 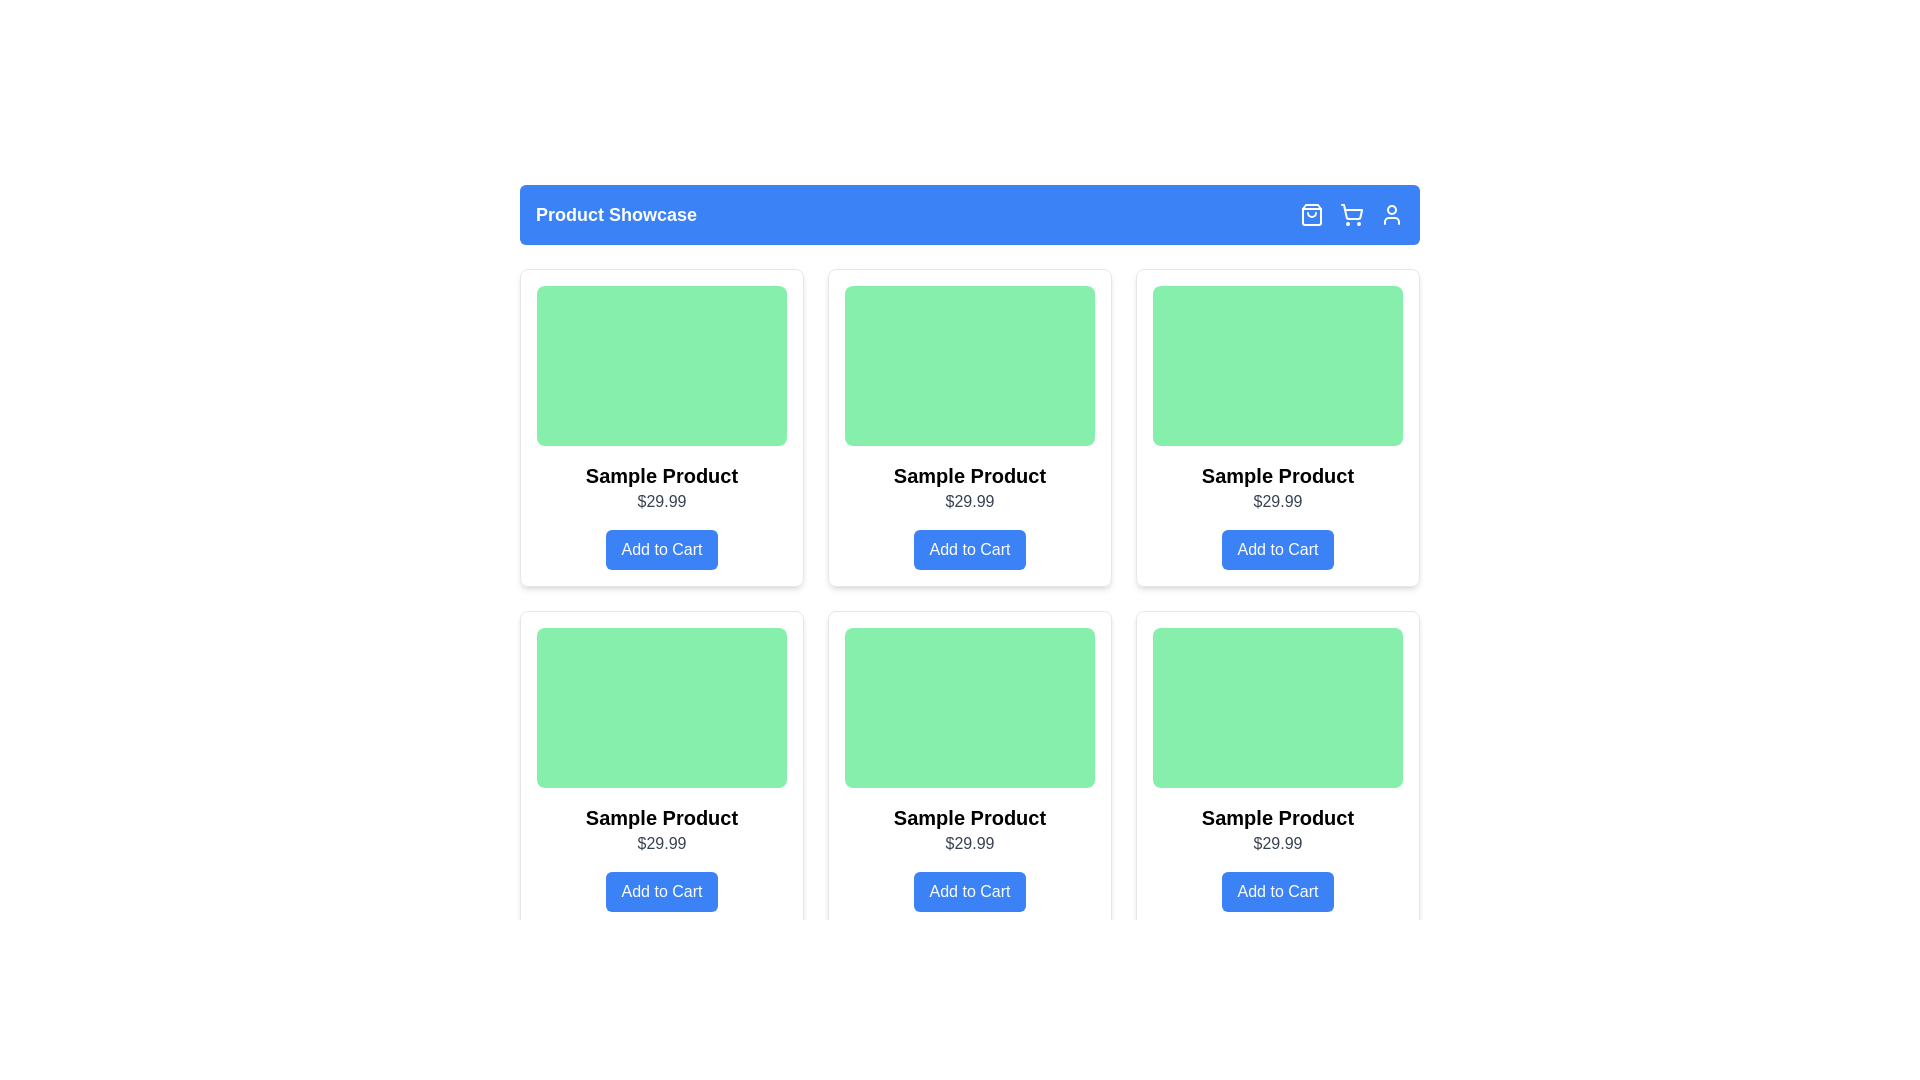 What do you see at coordinates (1311, 215) in the screenshot?
I see `the shopping bag icon represented by the trapezoidal base and slanted lines located in the top-right corner of the blue header bar` at bounding box center [1311, 215].